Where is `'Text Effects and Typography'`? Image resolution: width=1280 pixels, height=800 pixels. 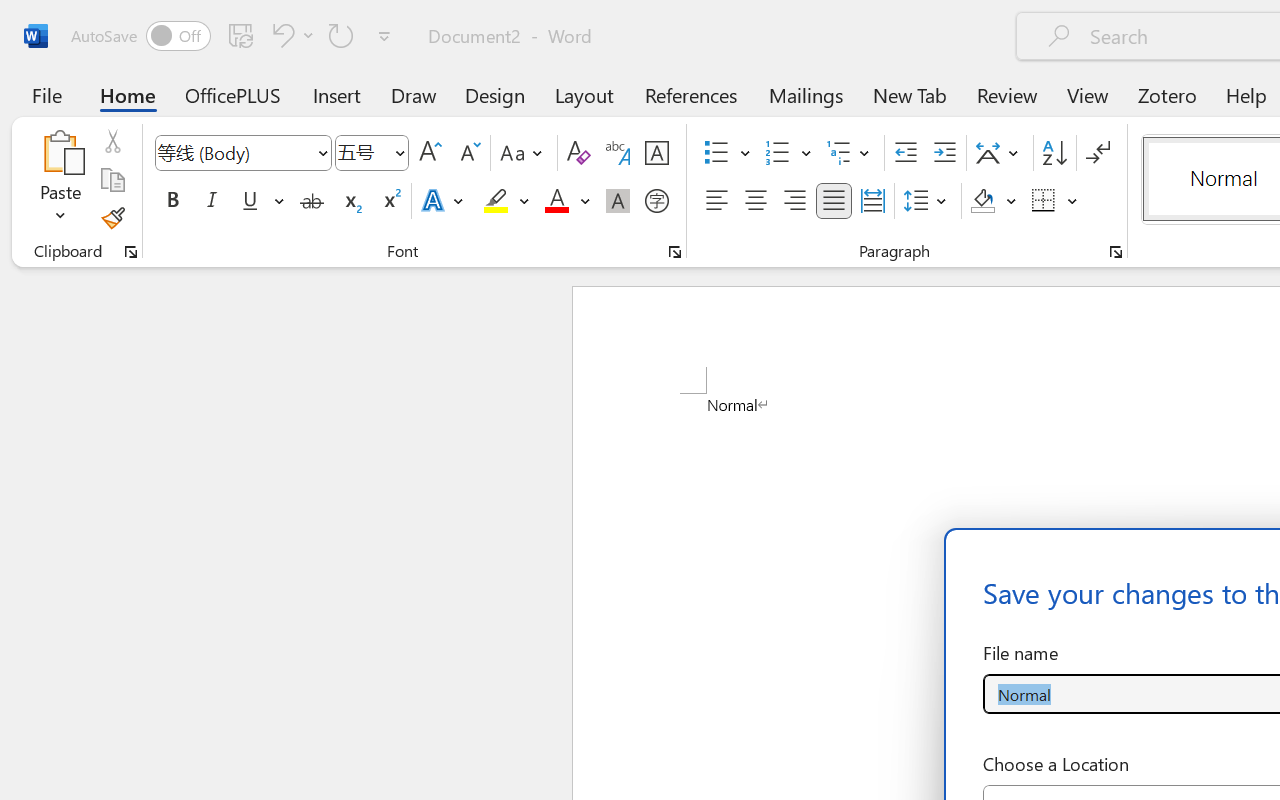 'Text Effects and Typography' is located at coordinates (443, 201).